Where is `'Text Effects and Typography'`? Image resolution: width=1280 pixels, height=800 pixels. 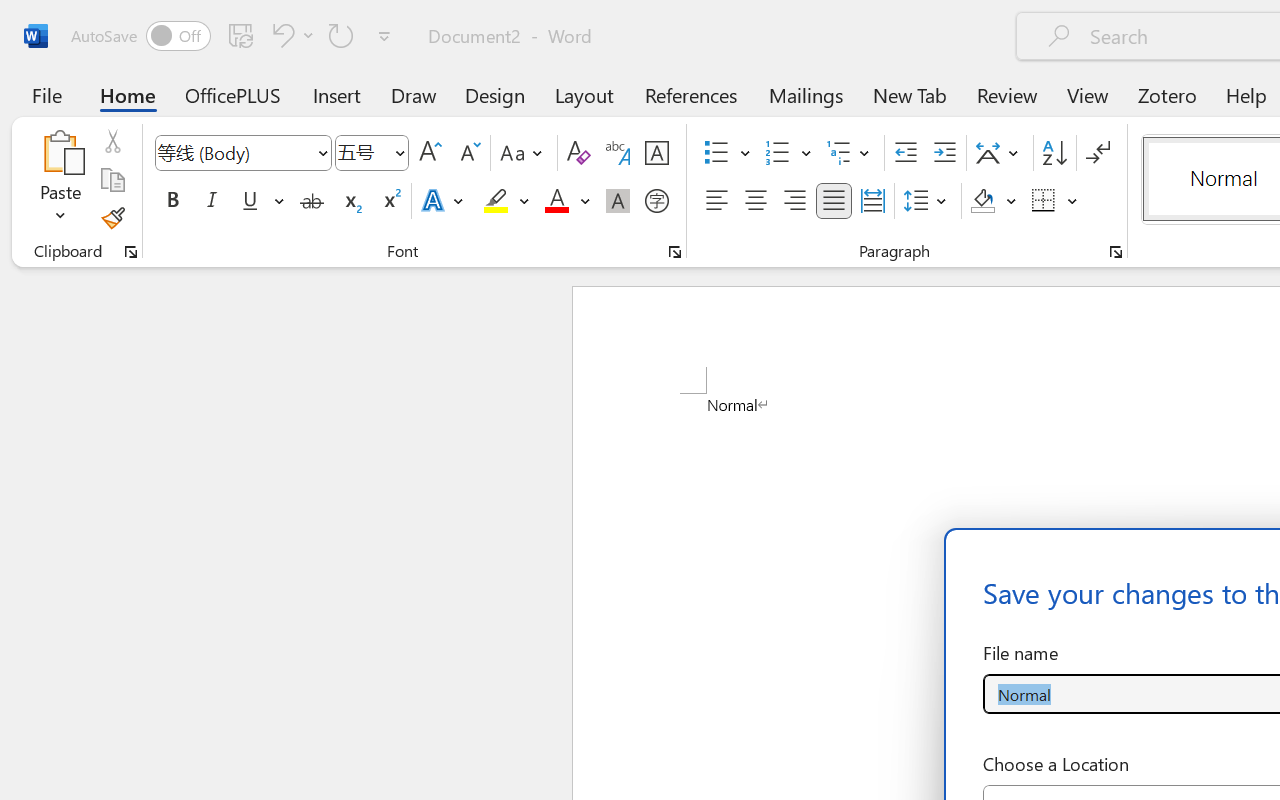 'Text Effects and Typography' is located at coordinates (443, 201).